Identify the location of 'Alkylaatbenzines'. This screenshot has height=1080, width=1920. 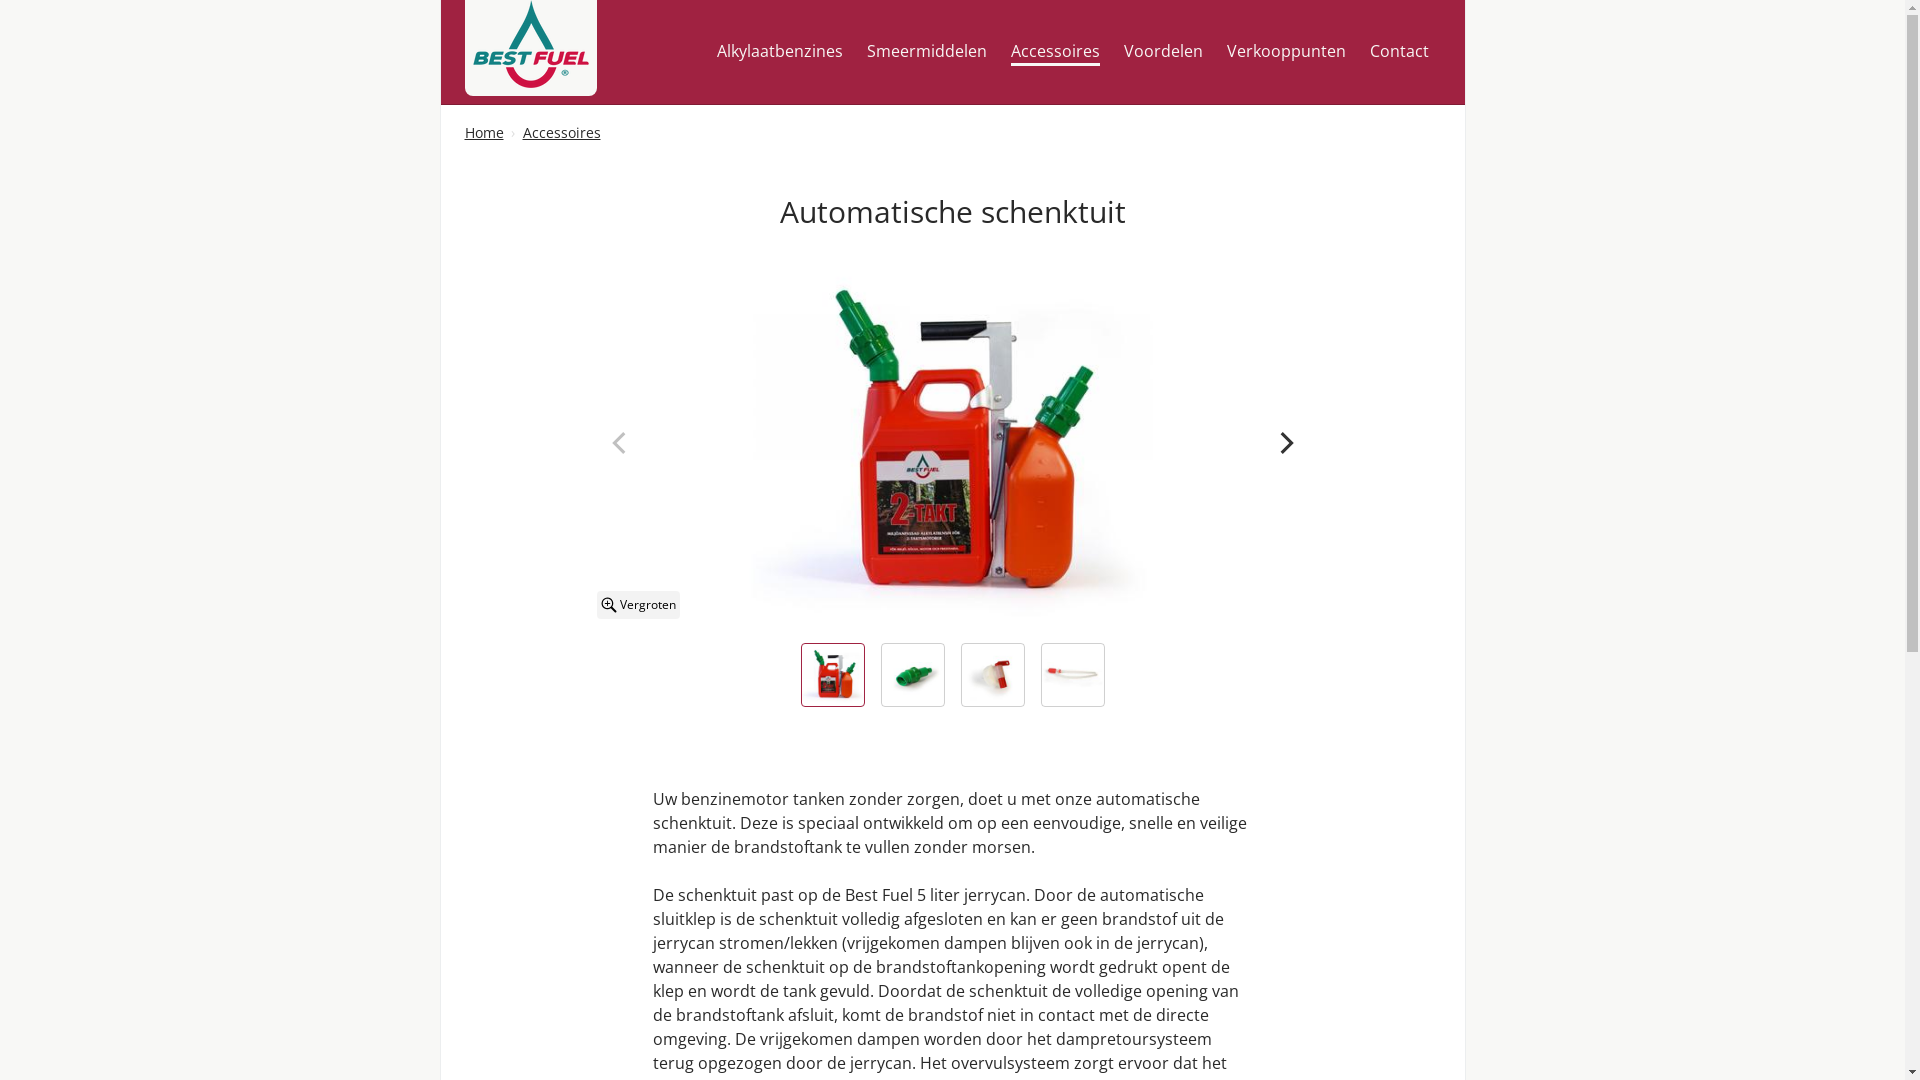
(777, 50).